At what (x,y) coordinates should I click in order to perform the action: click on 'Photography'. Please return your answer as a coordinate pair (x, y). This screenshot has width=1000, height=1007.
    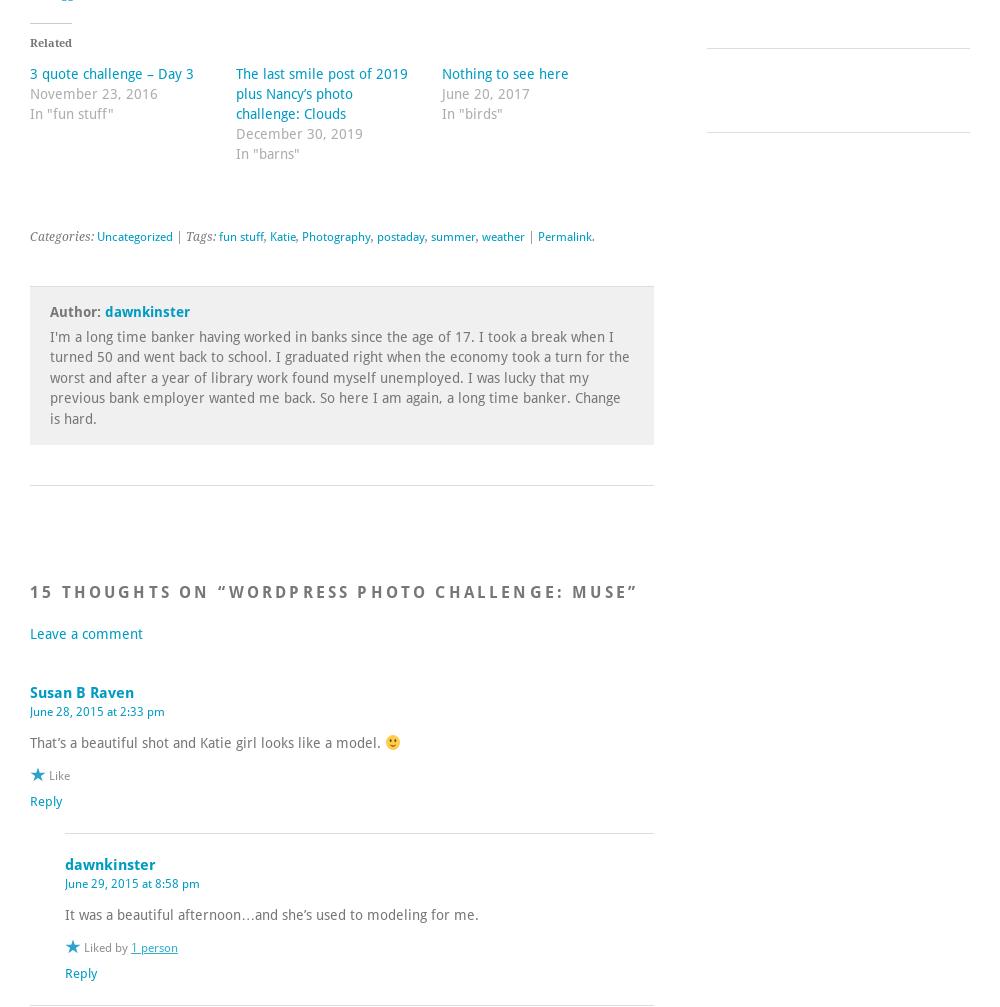
    Looking at the image, I should click on (302, 237).